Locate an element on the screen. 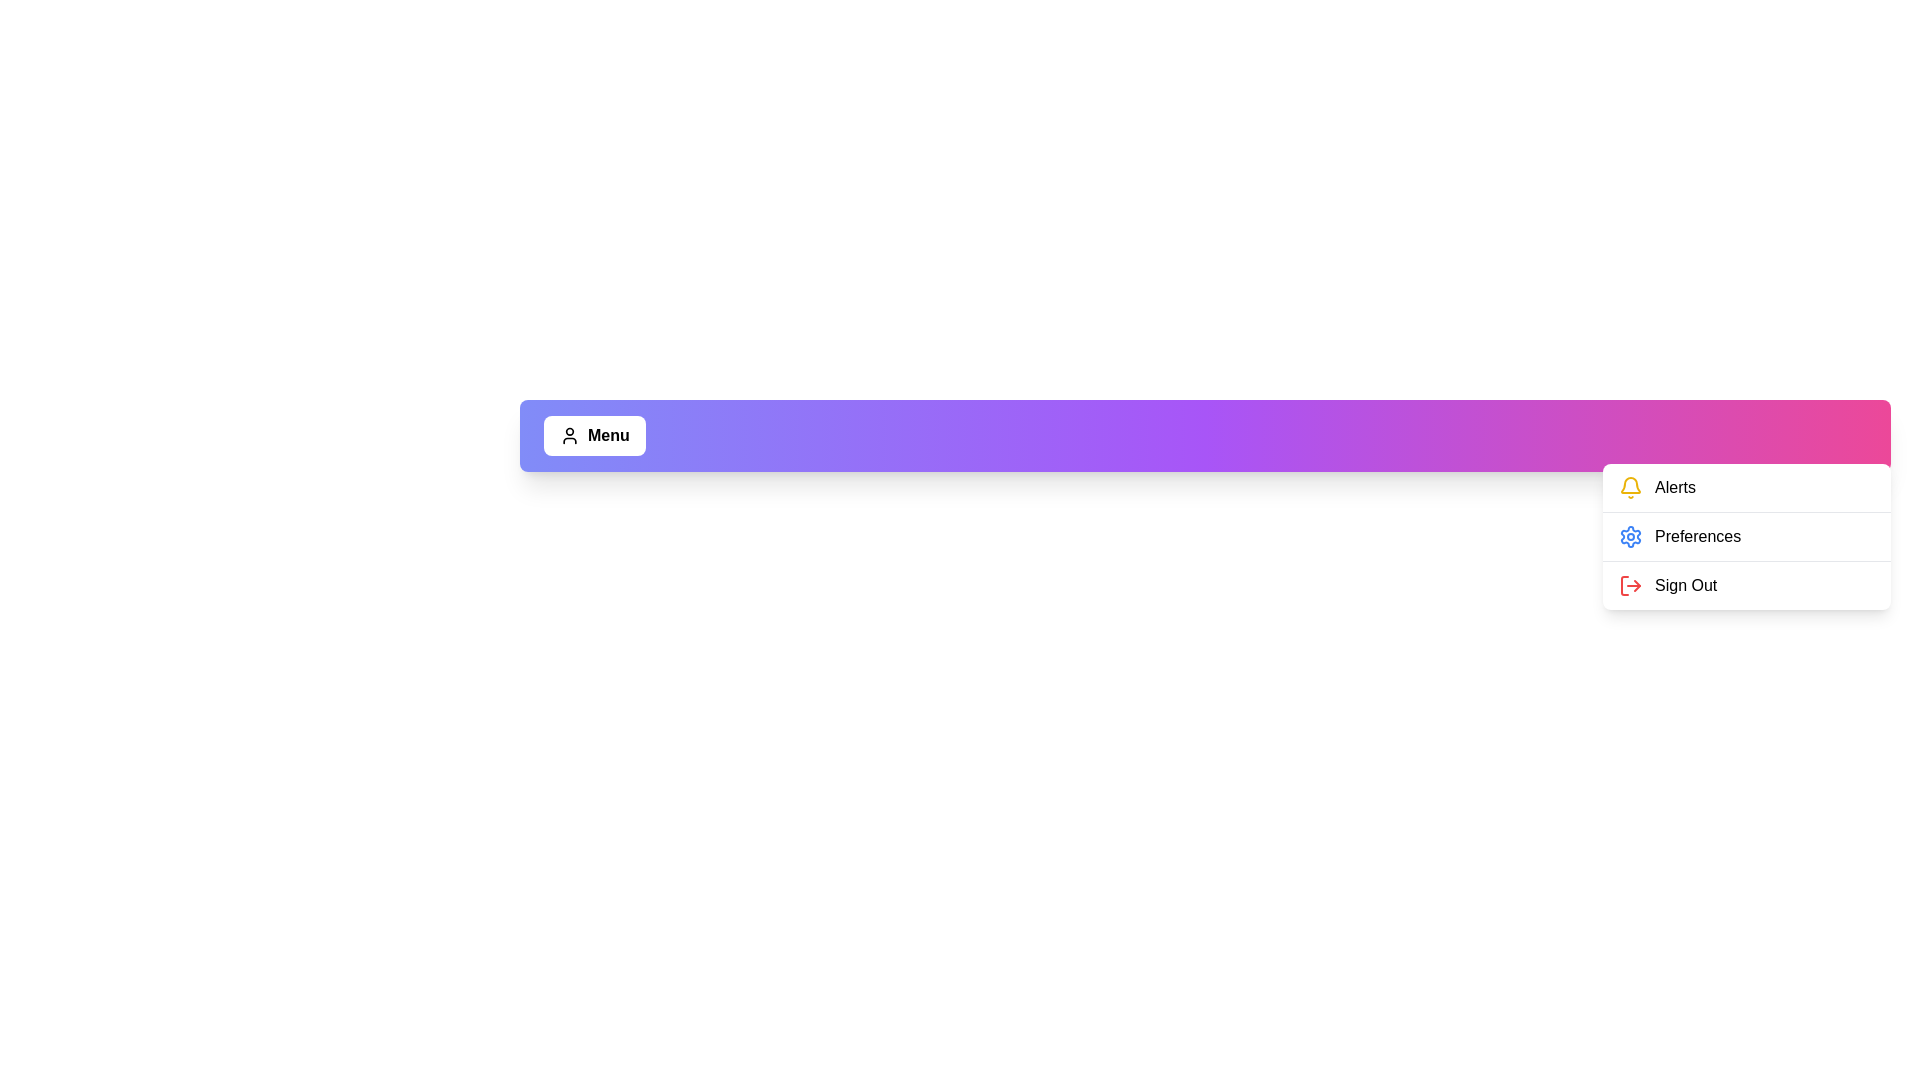 The image size is (1920, 1080). 'Menu' button to toggle the menu visibility is located at coordinates (593, 434).